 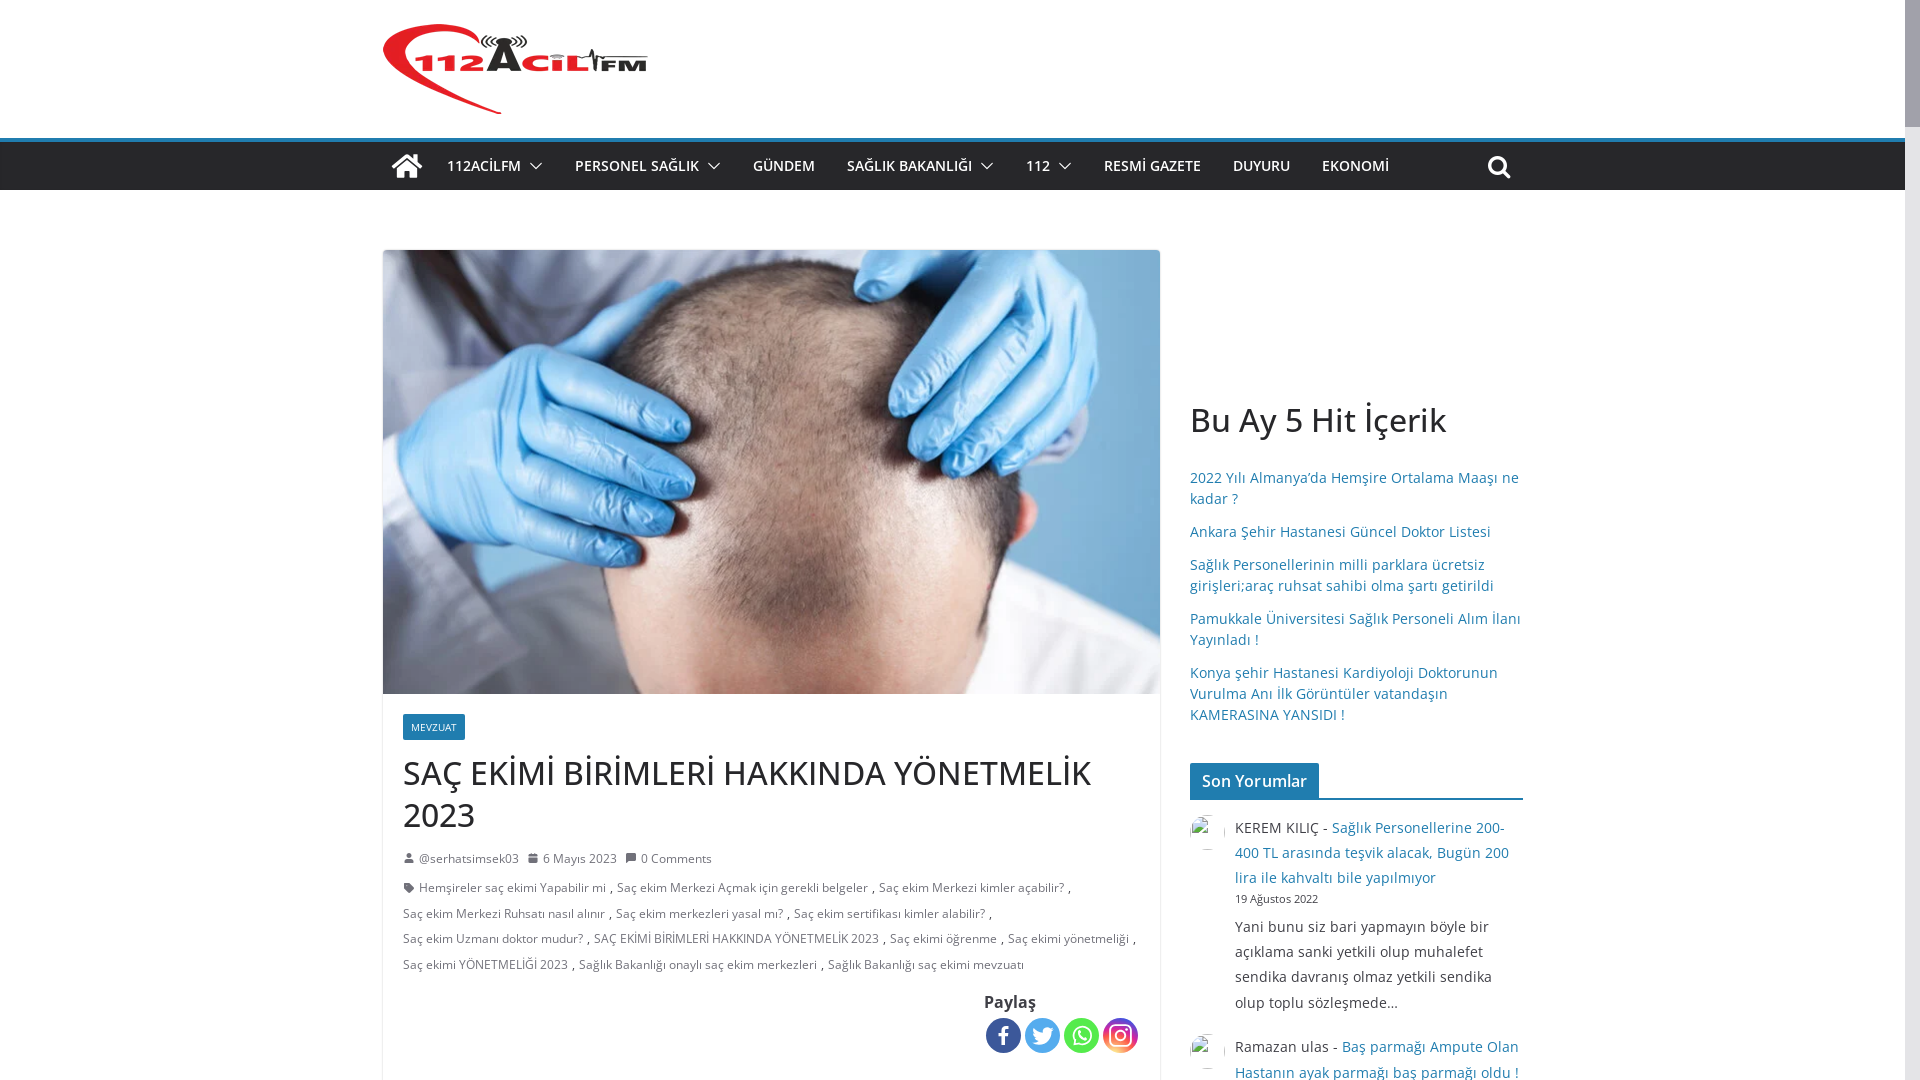 What do you see at coordinates (1259, 164) in the screenshot?
I see `'DUYURU'` at bounding box center [1259, 164].